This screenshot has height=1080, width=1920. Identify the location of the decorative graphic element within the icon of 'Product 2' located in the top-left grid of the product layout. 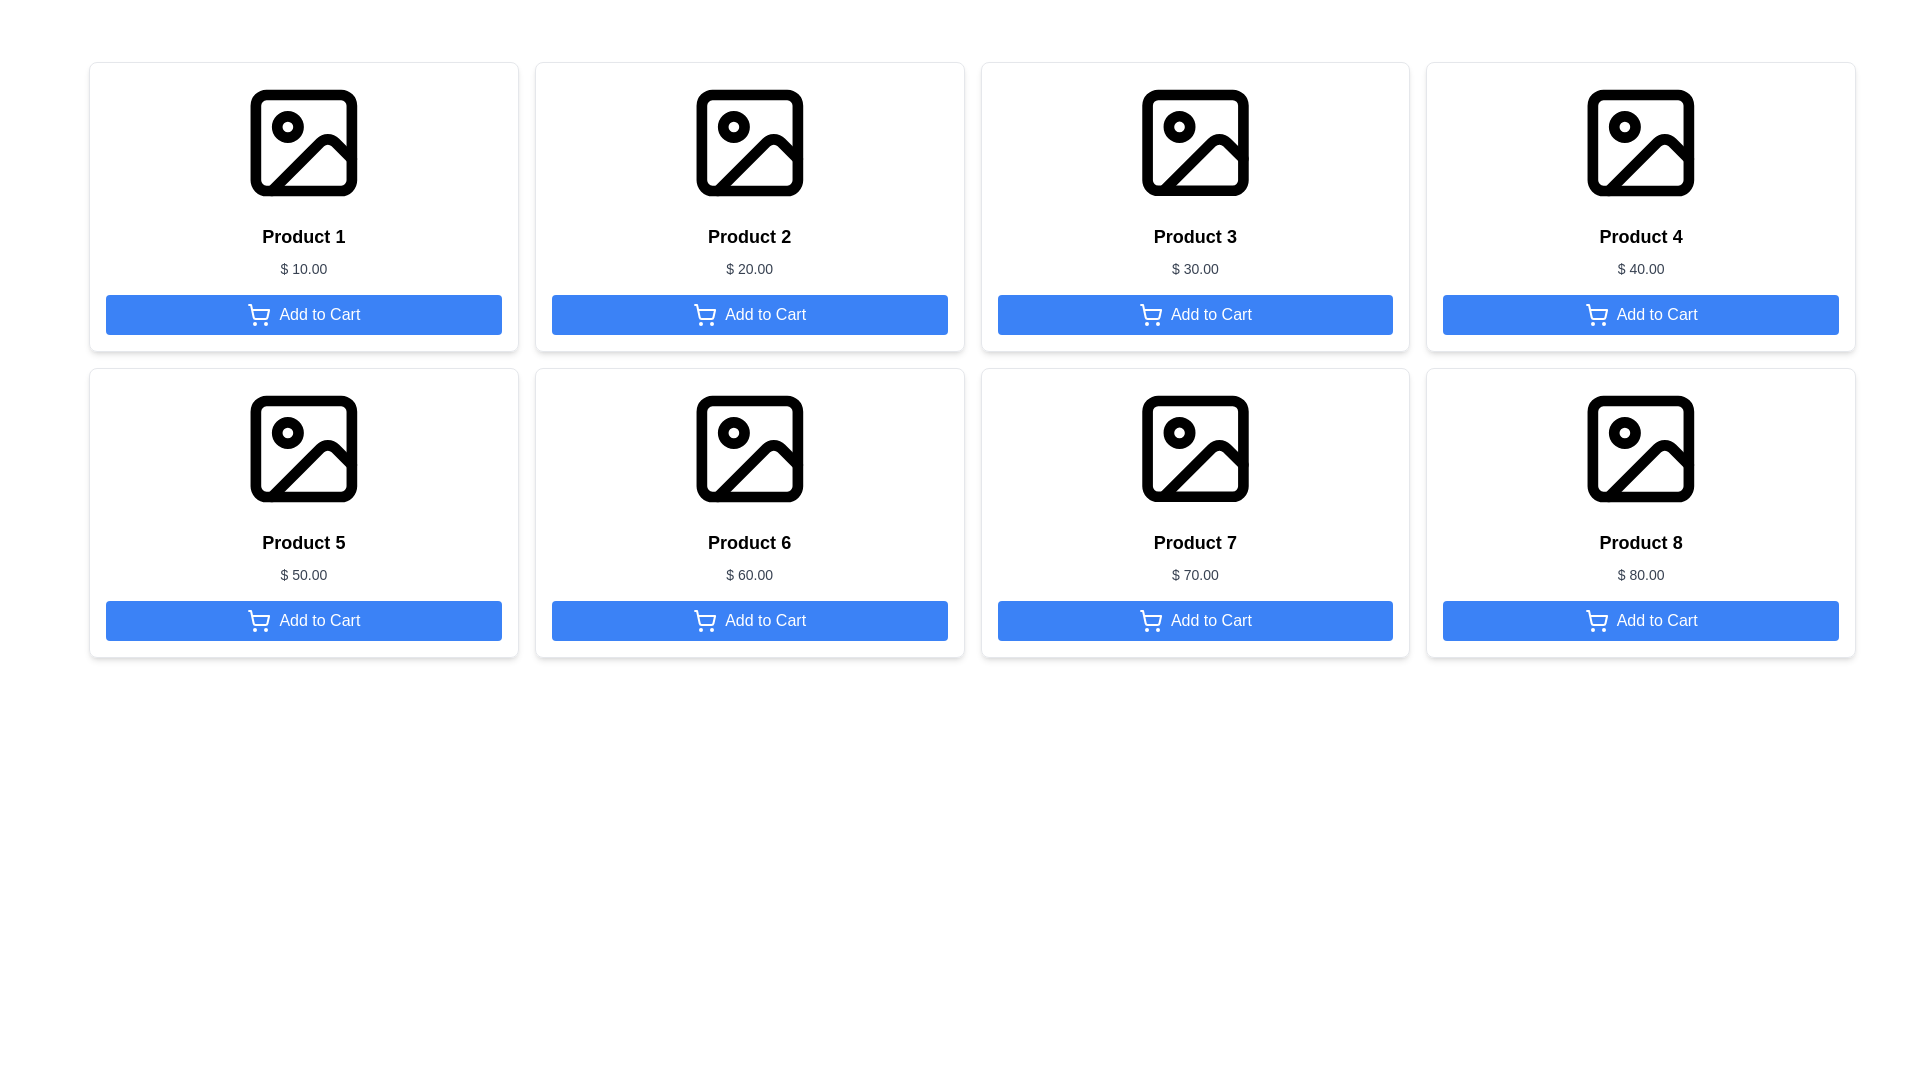
(756, 164).